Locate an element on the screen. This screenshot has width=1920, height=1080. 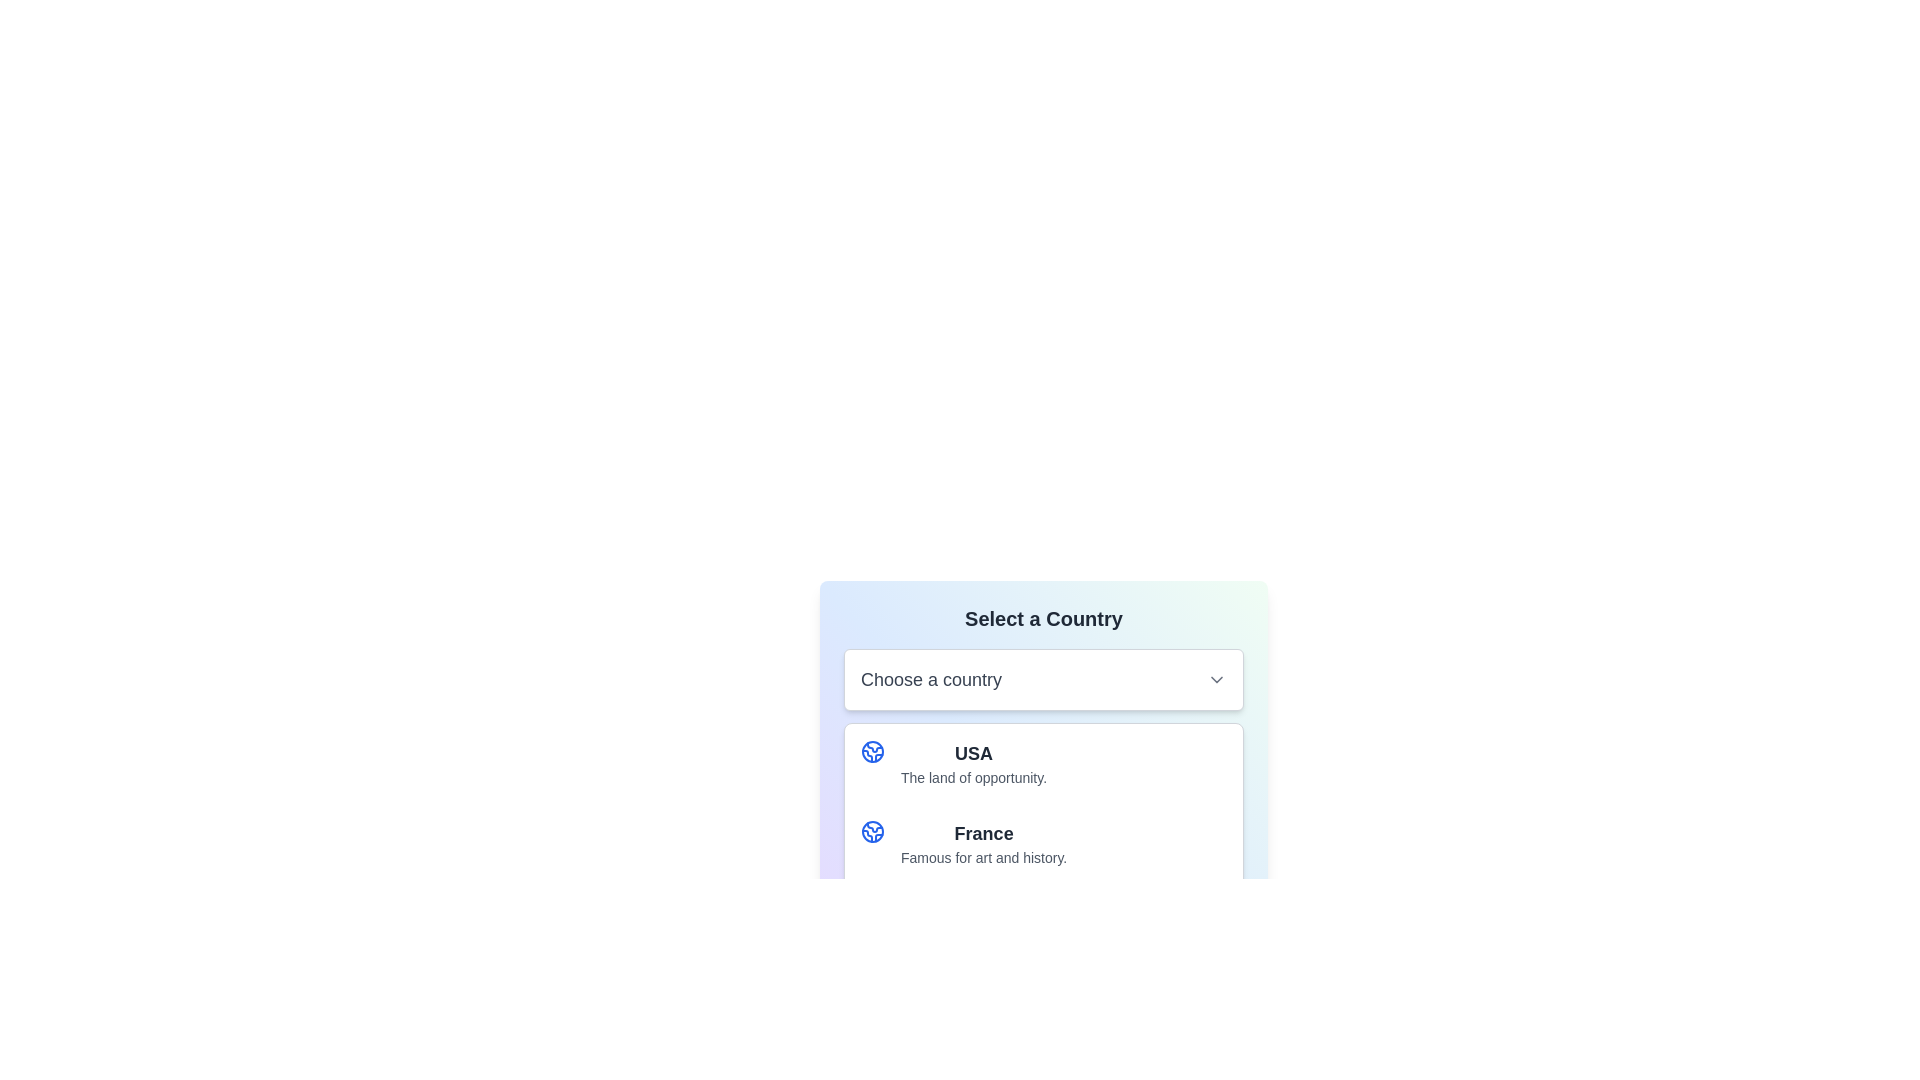
the text label that contains the description 'Famous for art and history.' located below the country name 'France' is located at coordinates (984, 856).